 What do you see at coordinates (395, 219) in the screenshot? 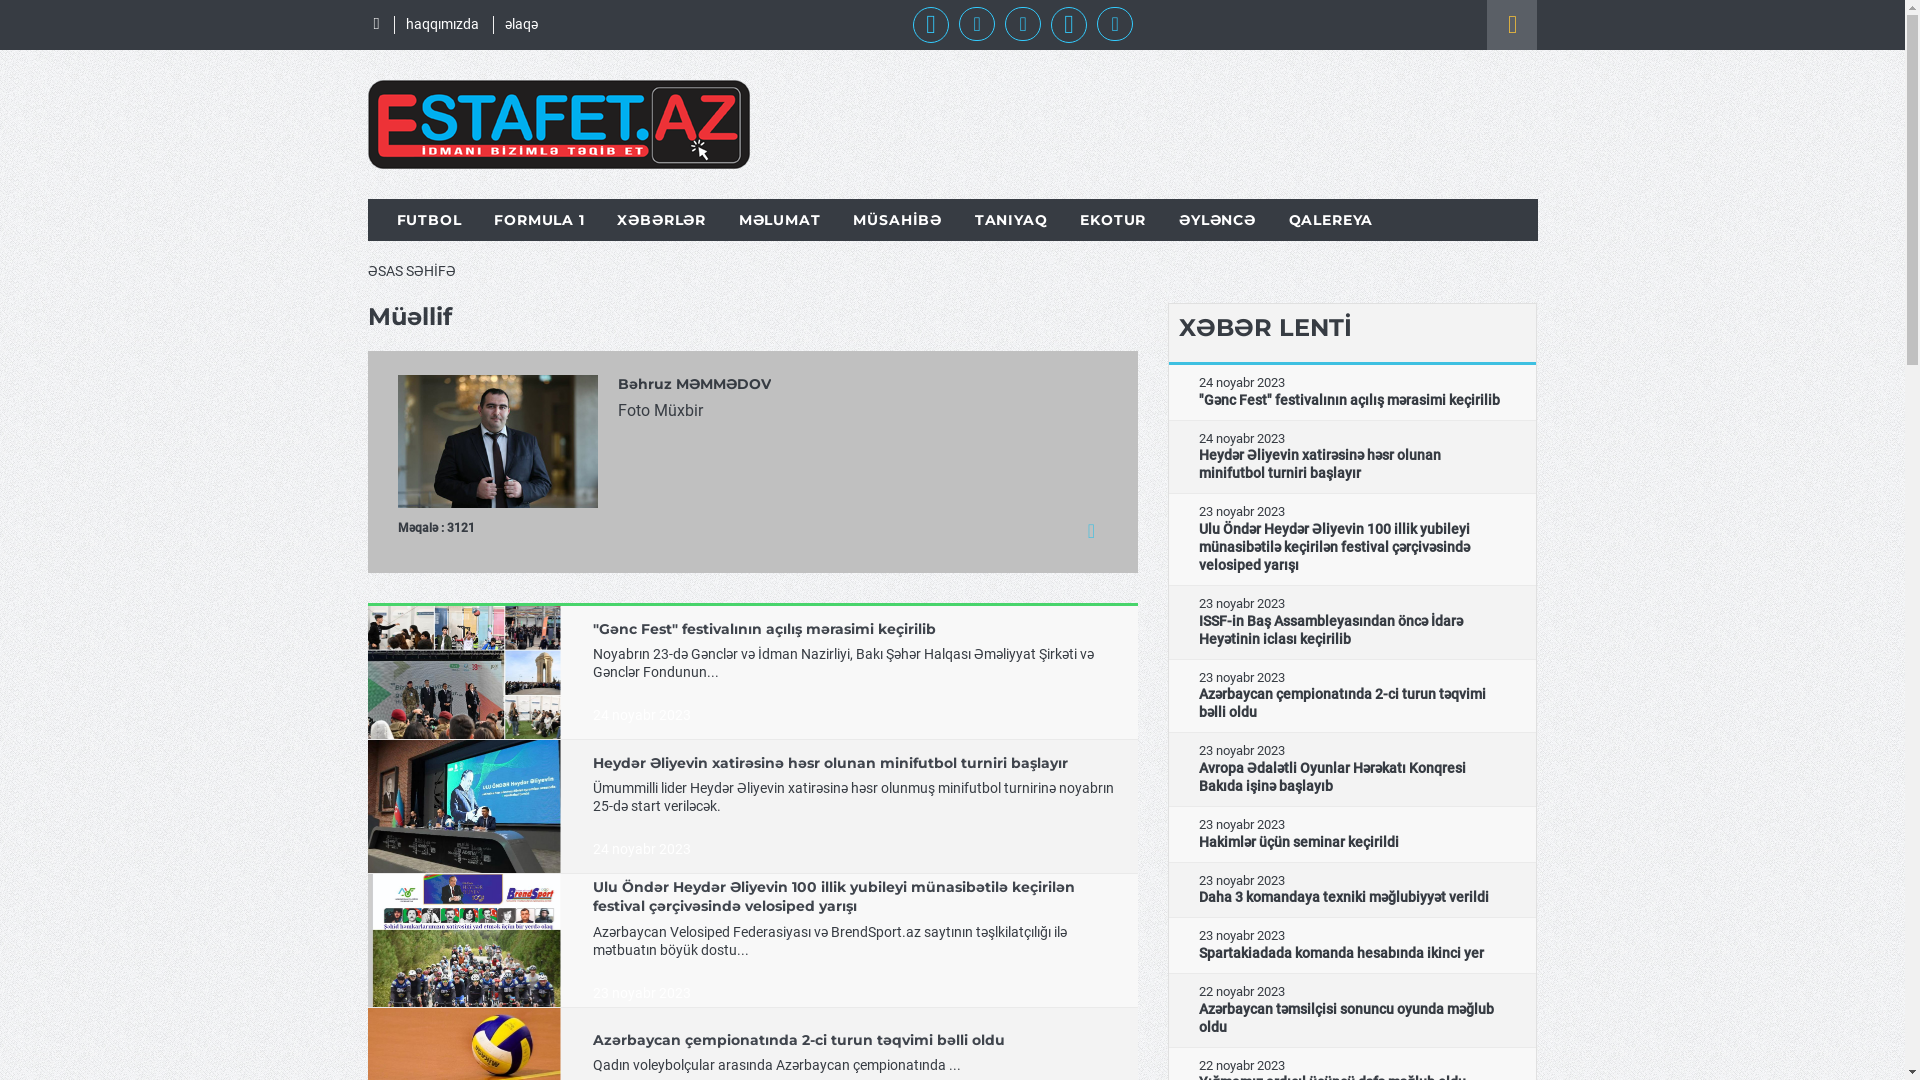
I see `'FUTBOL'` at bounding box center [395, 219].